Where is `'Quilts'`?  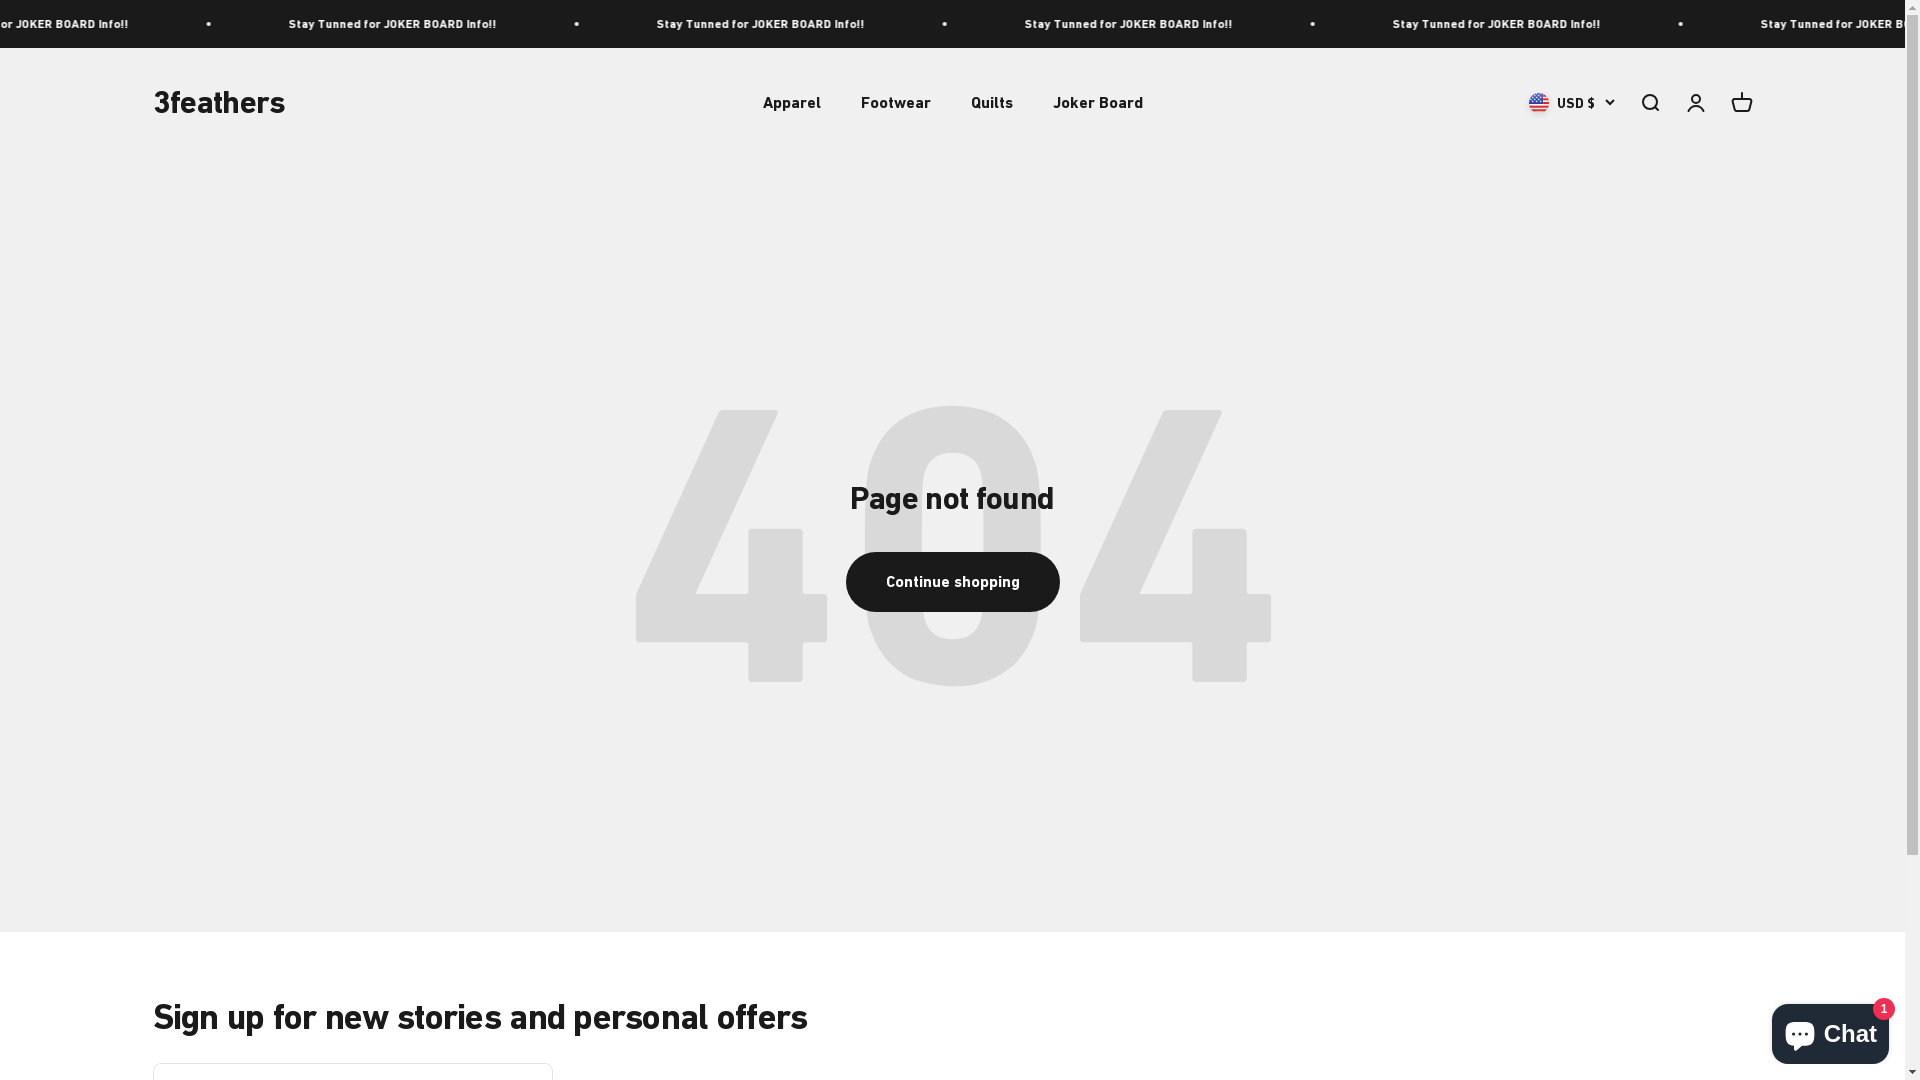
'Quilts' is located at coordinates (990, 102).